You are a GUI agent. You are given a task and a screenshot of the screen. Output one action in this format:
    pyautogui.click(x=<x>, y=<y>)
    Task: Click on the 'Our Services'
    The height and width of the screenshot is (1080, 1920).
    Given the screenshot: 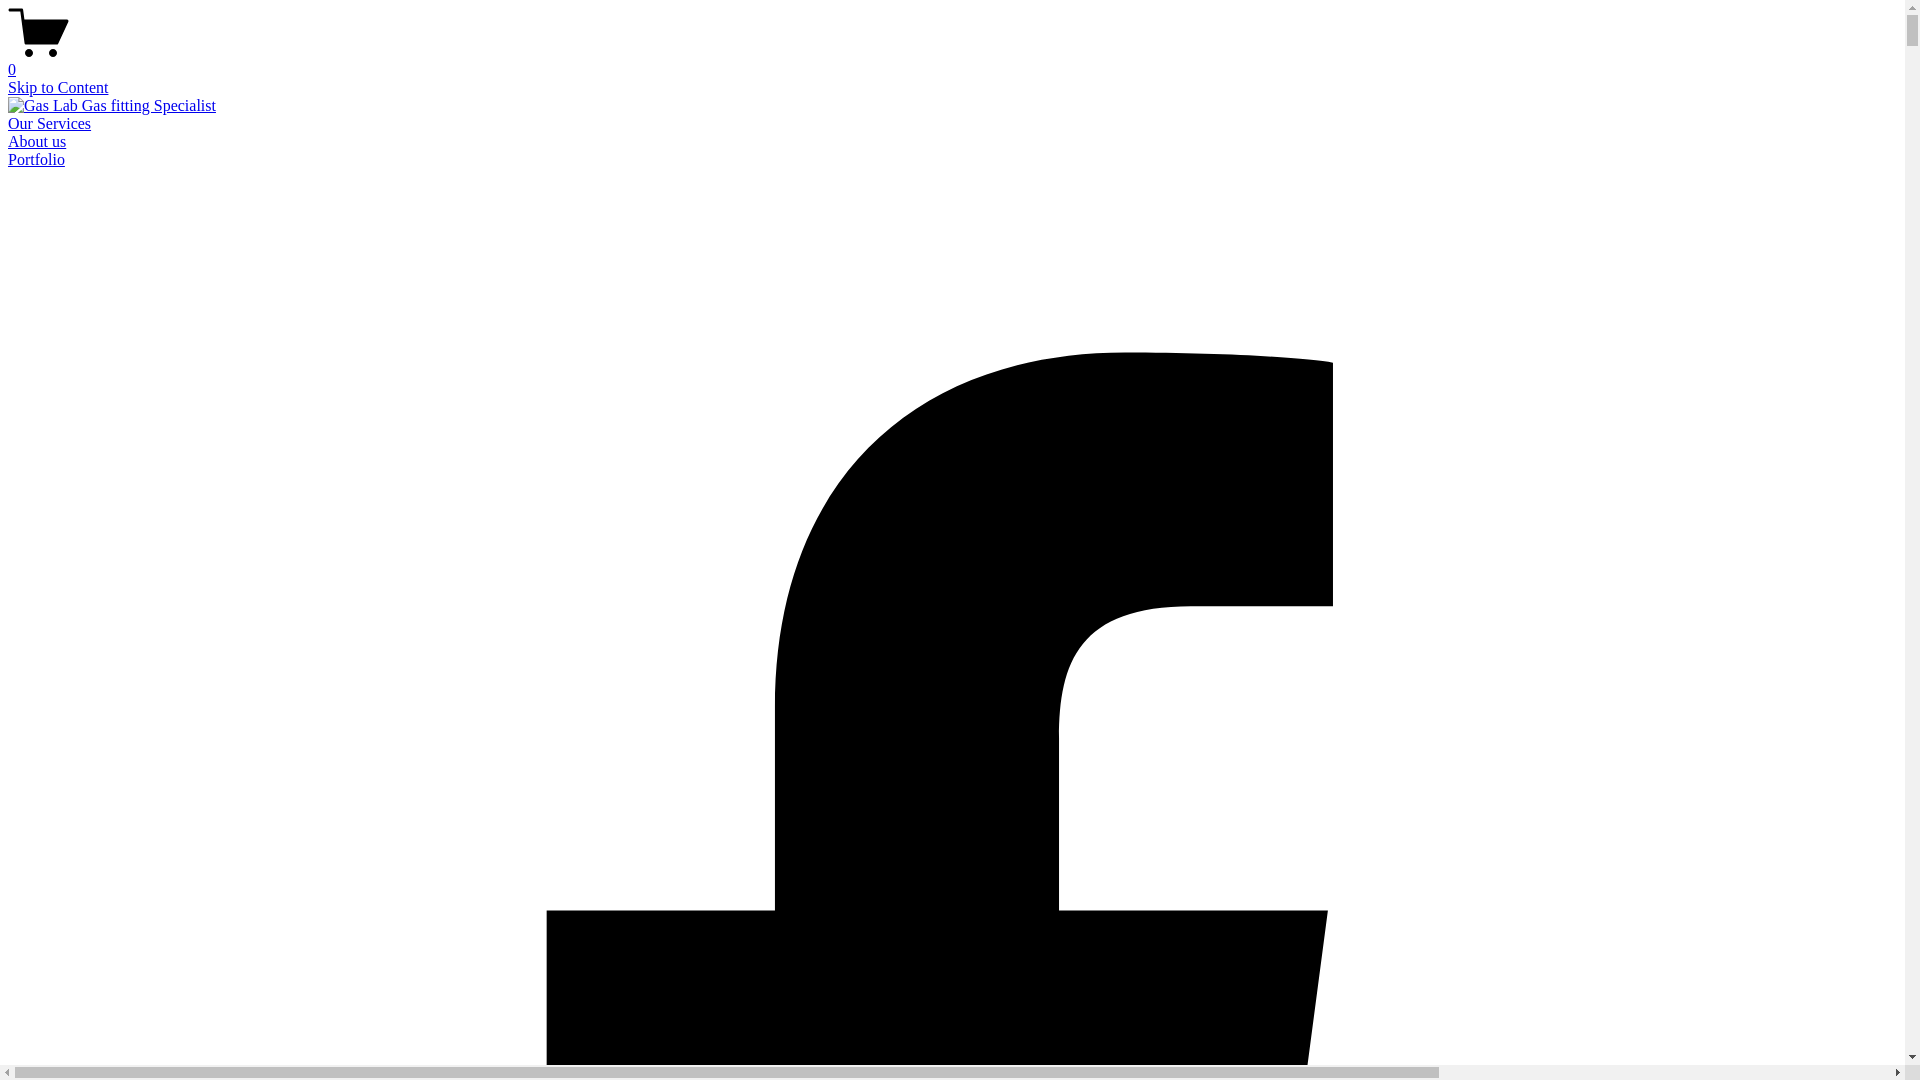 What is the action you would take?
    pyautogui.click(x=49, y=123)
    